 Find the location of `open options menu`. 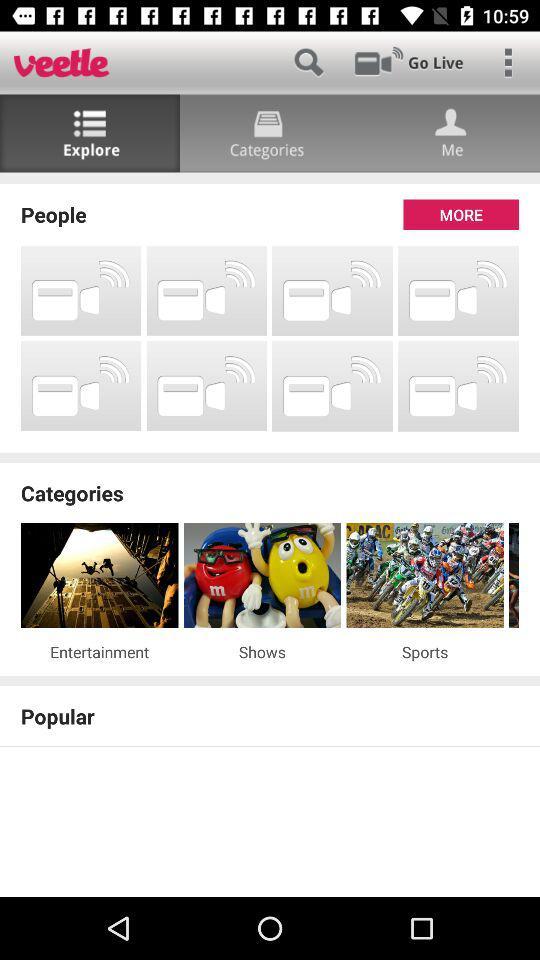

open options menu is located at coordinates (508, 62).